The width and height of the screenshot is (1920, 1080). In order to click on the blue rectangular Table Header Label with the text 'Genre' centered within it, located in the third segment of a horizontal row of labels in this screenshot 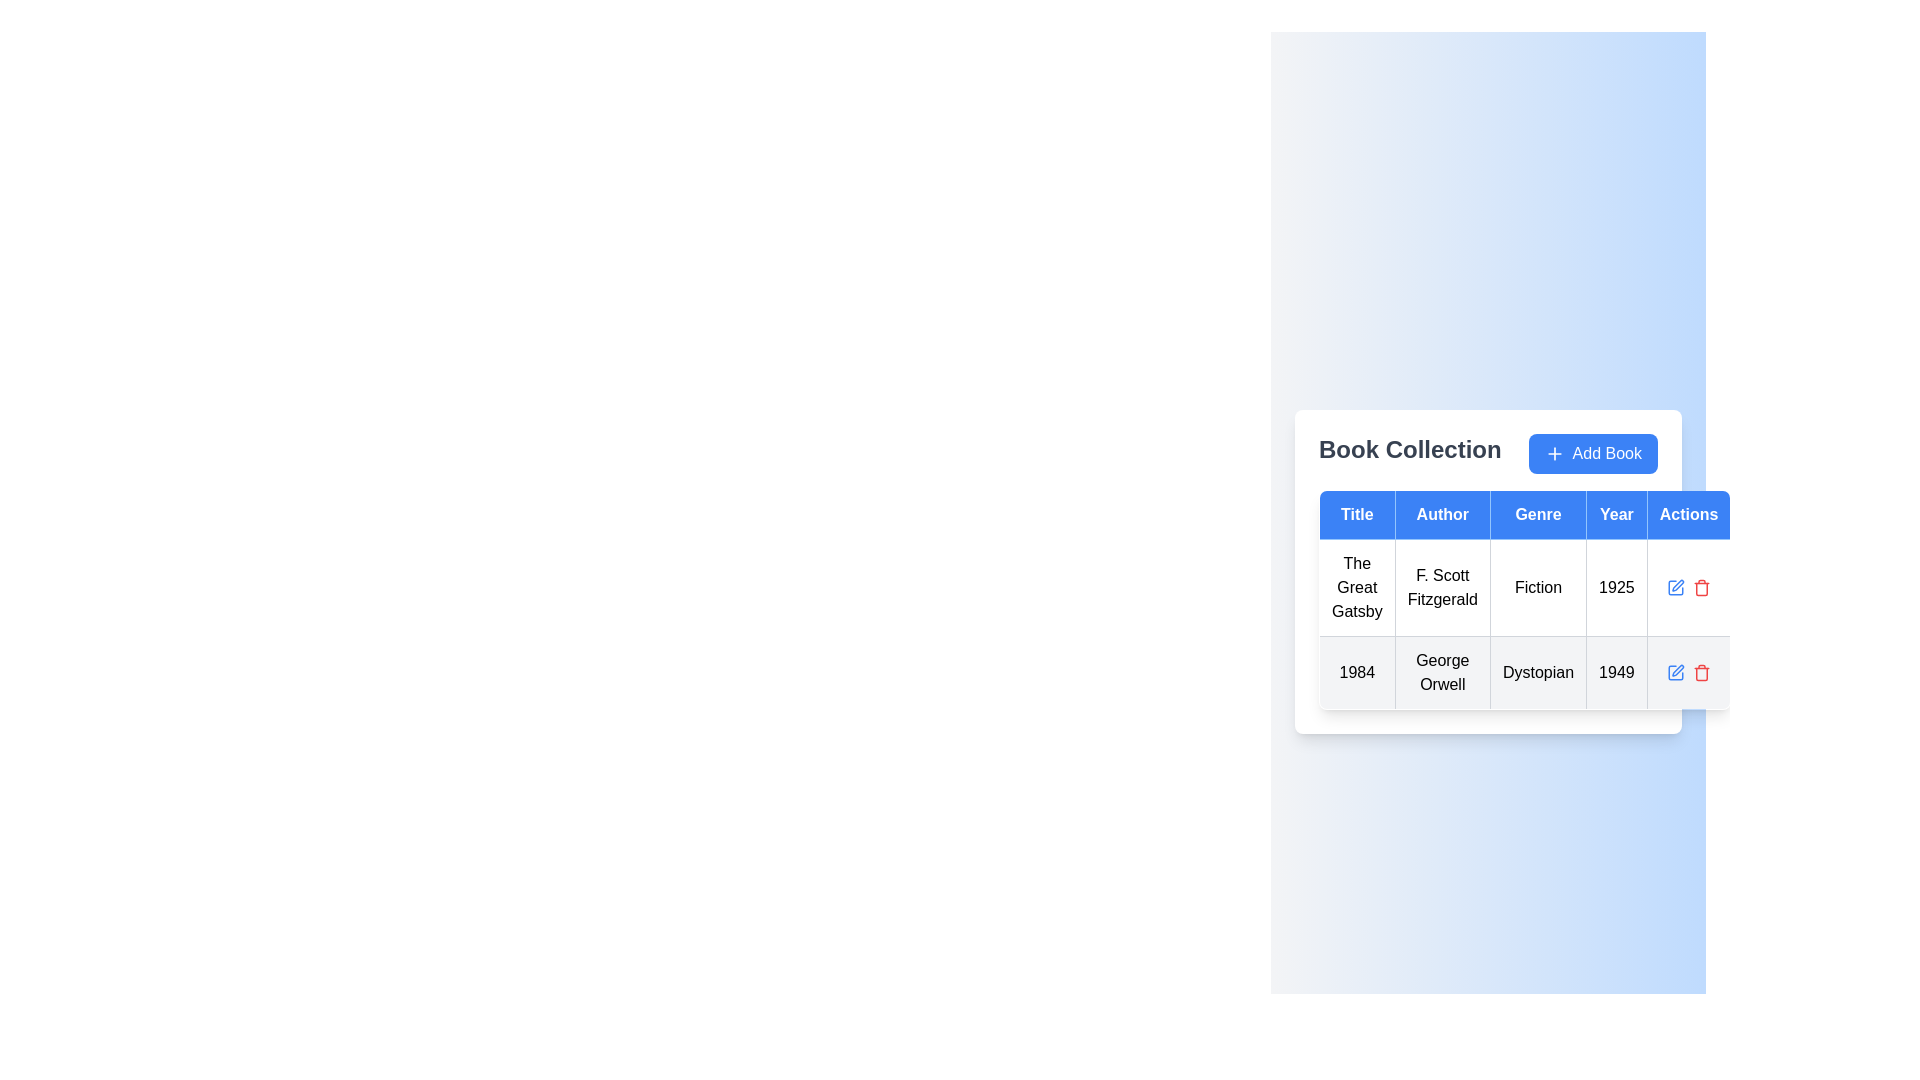, I will do `click(1537, 514)`.